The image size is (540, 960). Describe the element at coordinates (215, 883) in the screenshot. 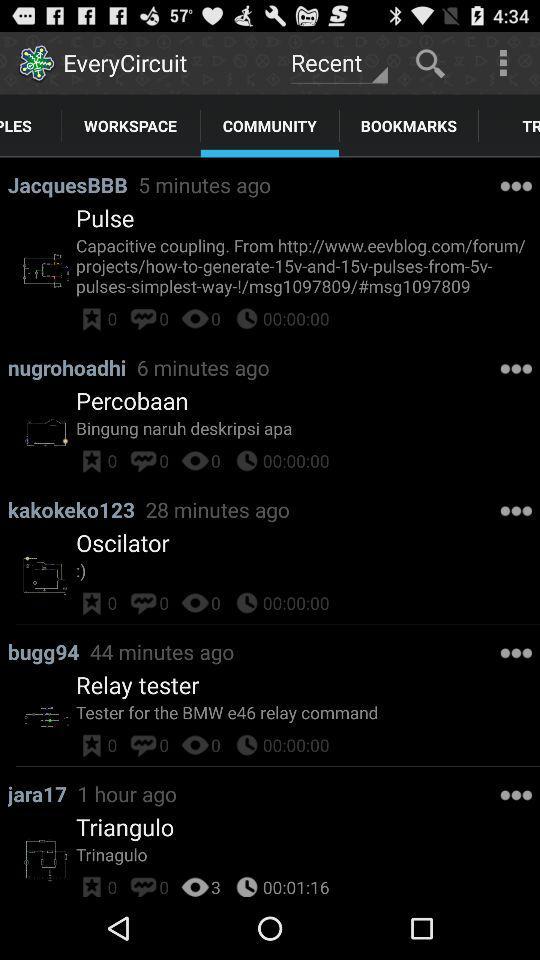

I see `3 icon` at that location.